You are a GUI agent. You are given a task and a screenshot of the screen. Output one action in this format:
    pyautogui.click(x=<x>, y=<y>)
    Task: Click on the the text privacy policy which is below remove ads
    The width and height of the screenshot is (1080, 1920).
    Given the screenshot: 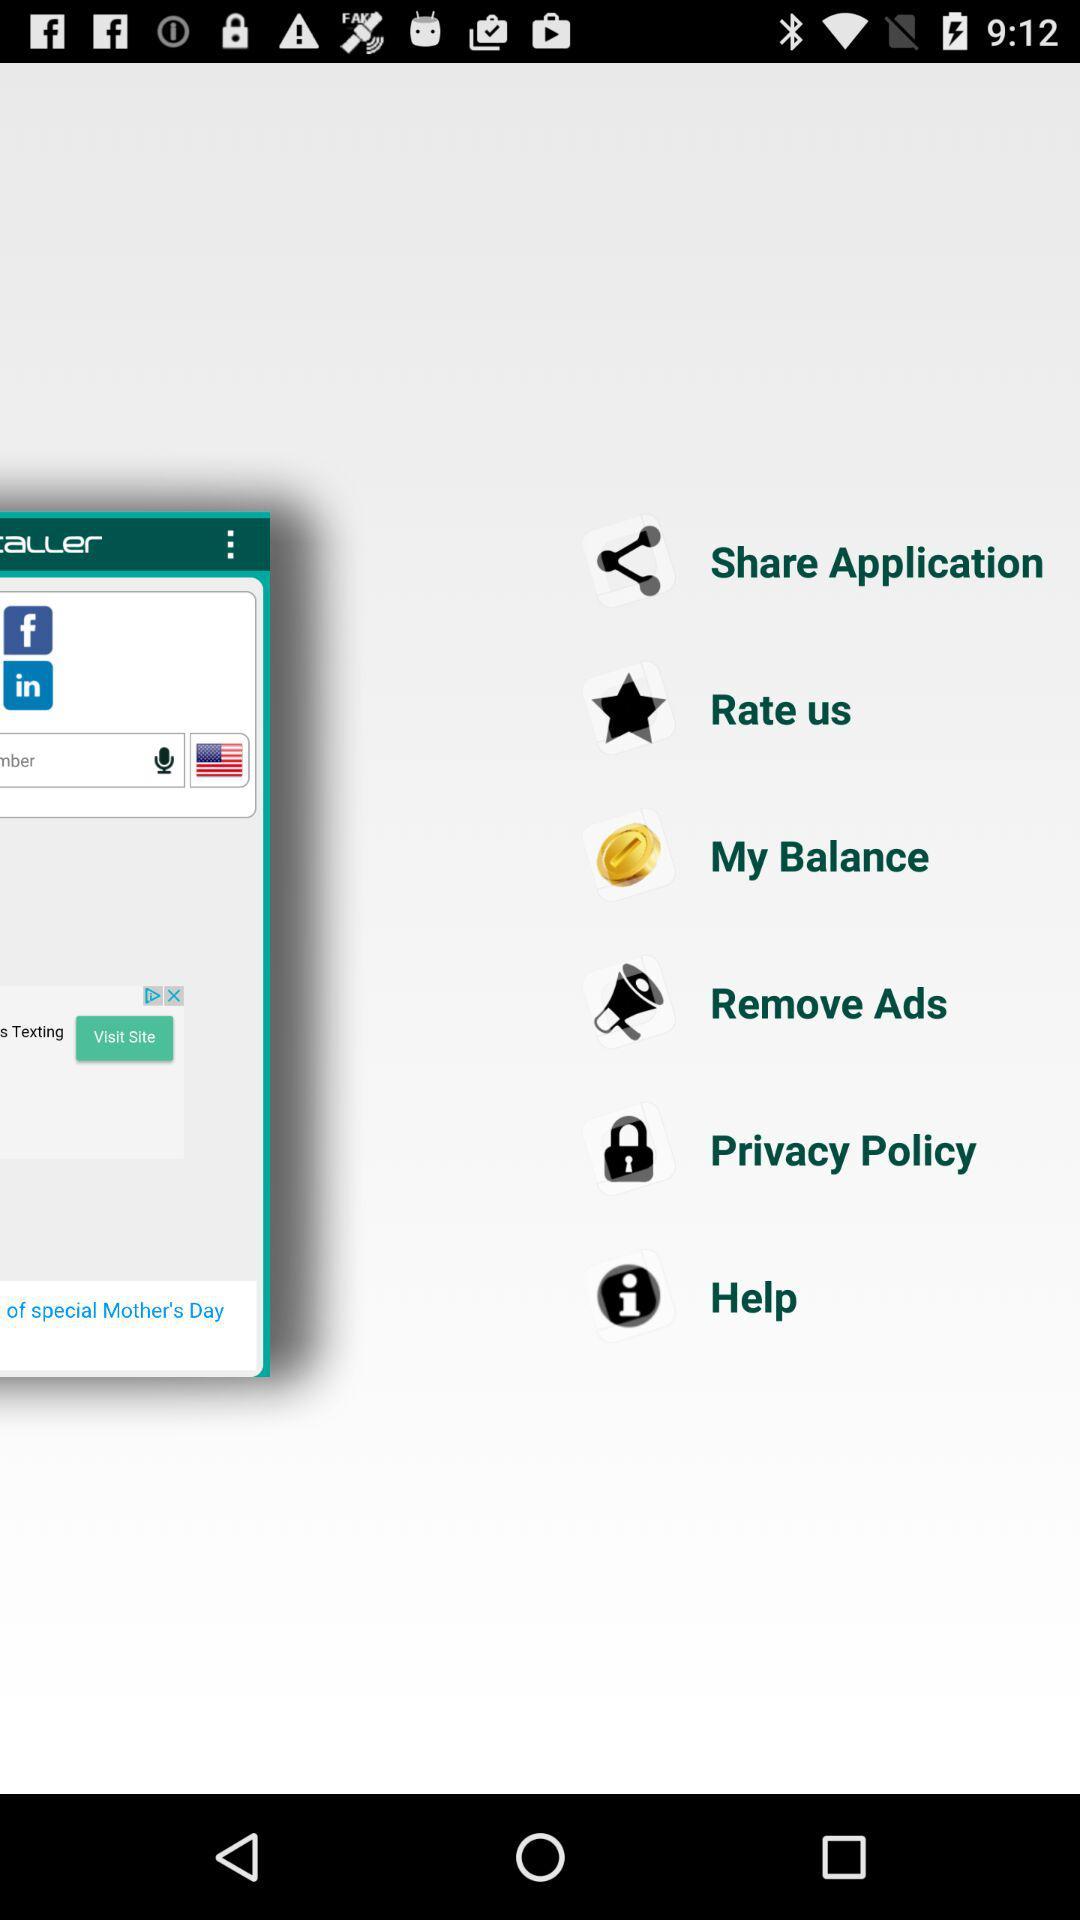 What is the action you would take?
    pyautogui.click(x=816, y=1149)
    